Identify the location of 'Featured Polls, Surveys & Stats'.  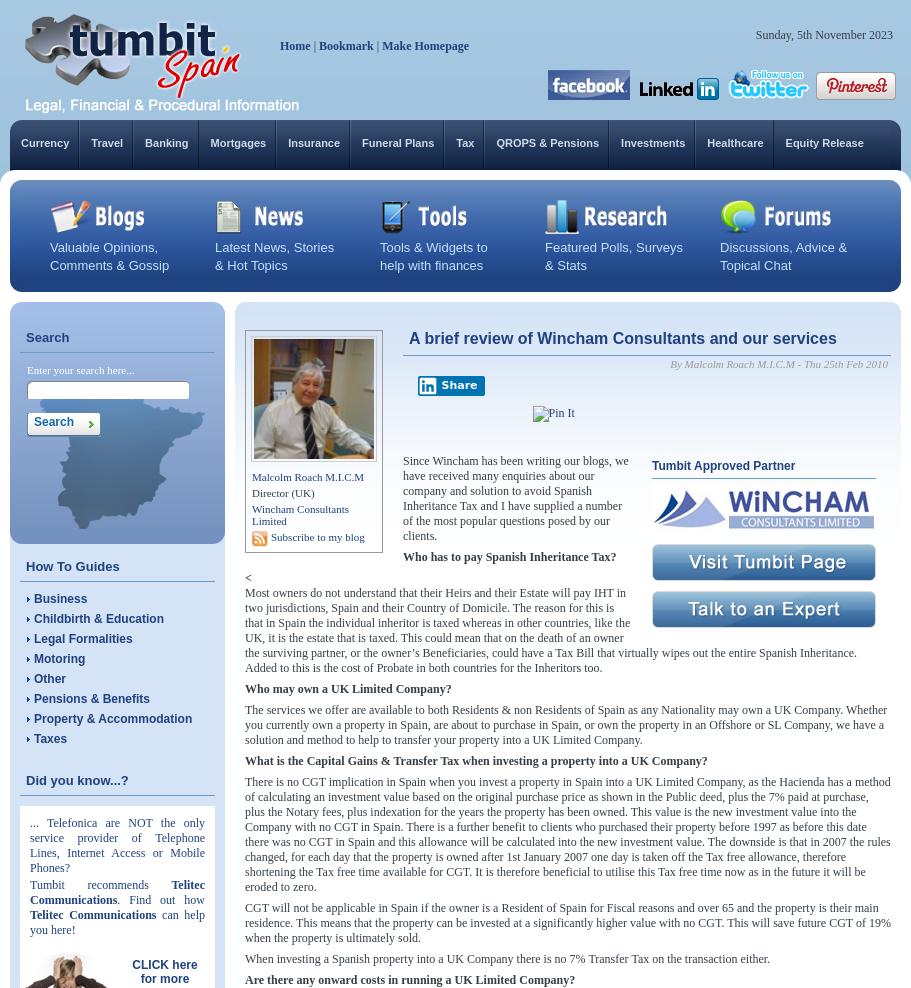
(613, 255).